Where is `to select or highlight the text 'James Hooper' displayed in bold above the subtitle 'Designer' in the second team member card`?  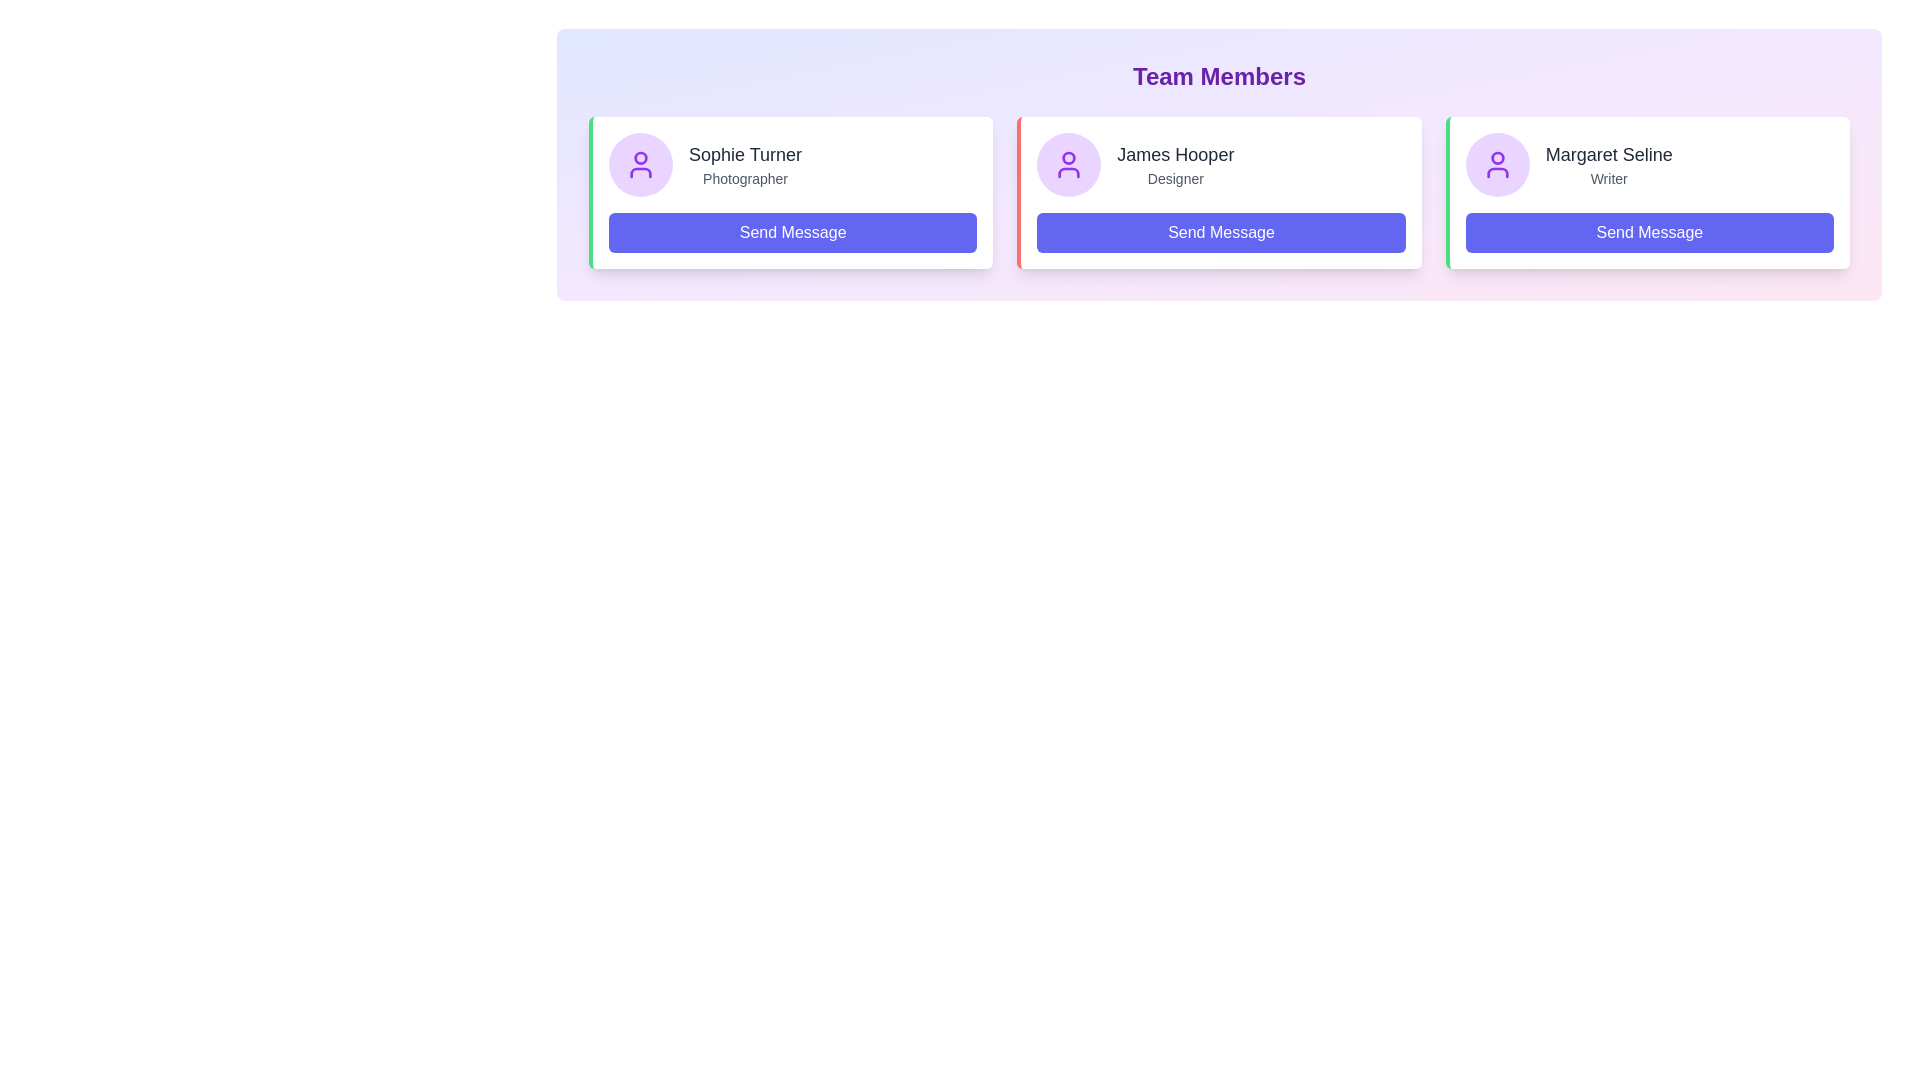
to select or highlight the text 'James Hooper' displayed in bold above the subtitle 'Designer' in the second team member card is located at coordinates (1175, 164).